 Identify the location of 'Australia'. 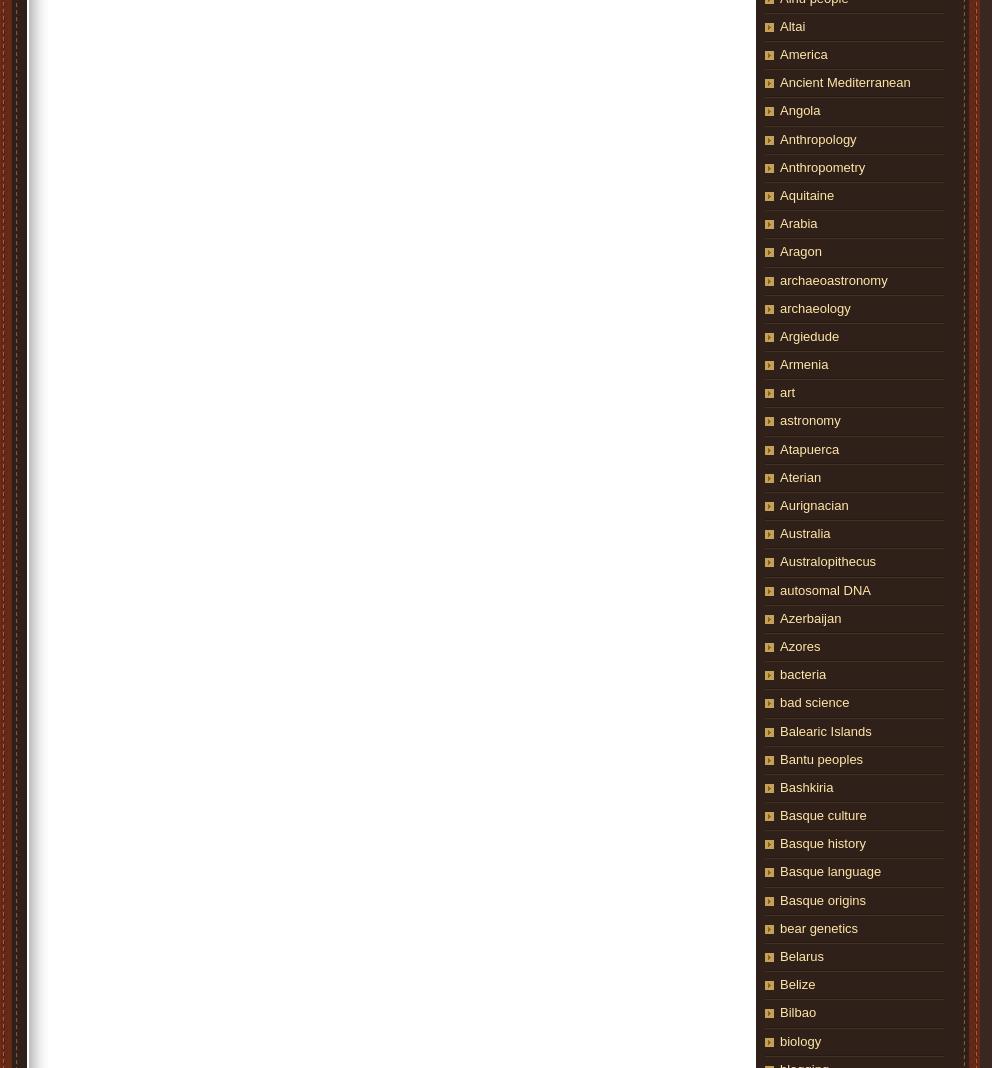
(805, 533).